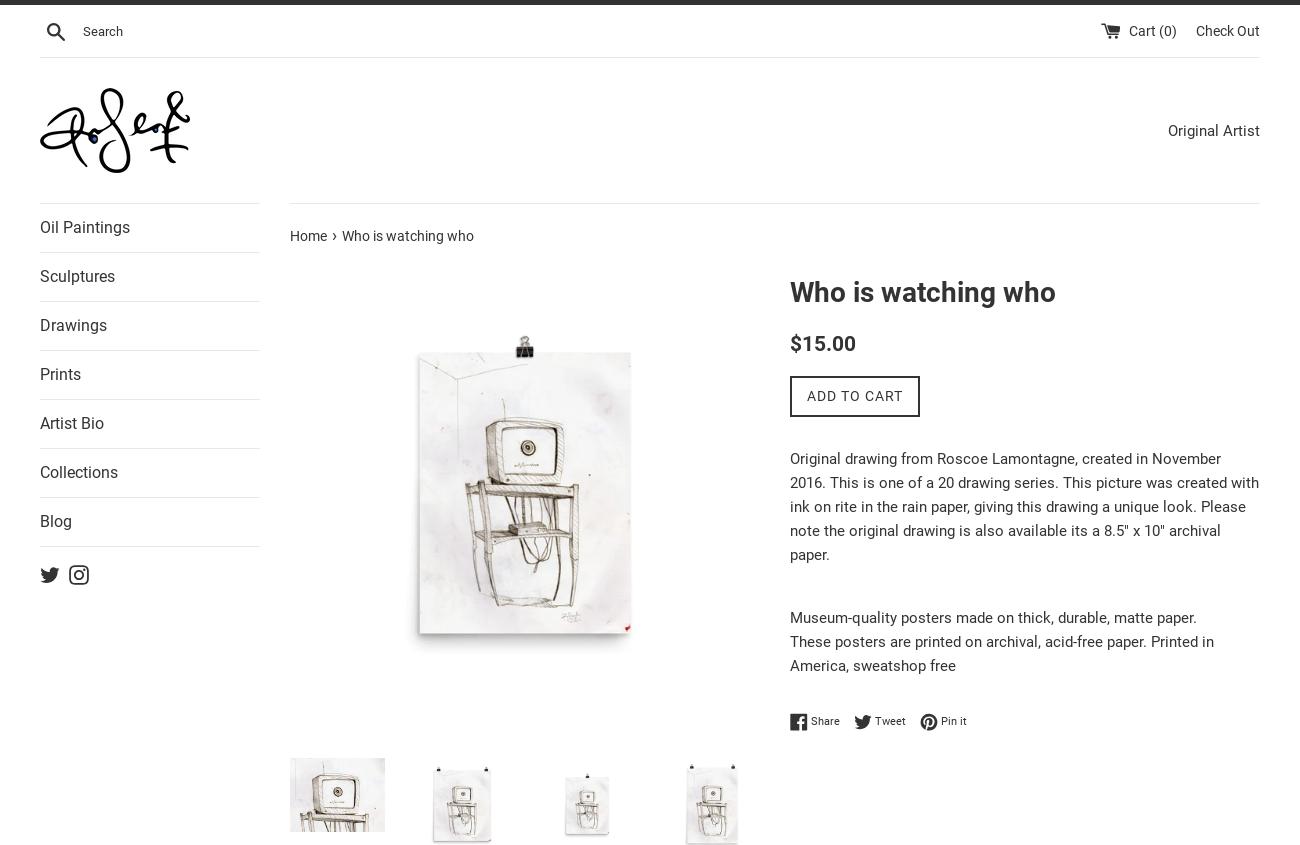 The height and width of the screenshot is (845, 1300). What do you see at coordinates (825, 719) in the screenshot?
I see `'Share'` at bounding box center [825, 719].